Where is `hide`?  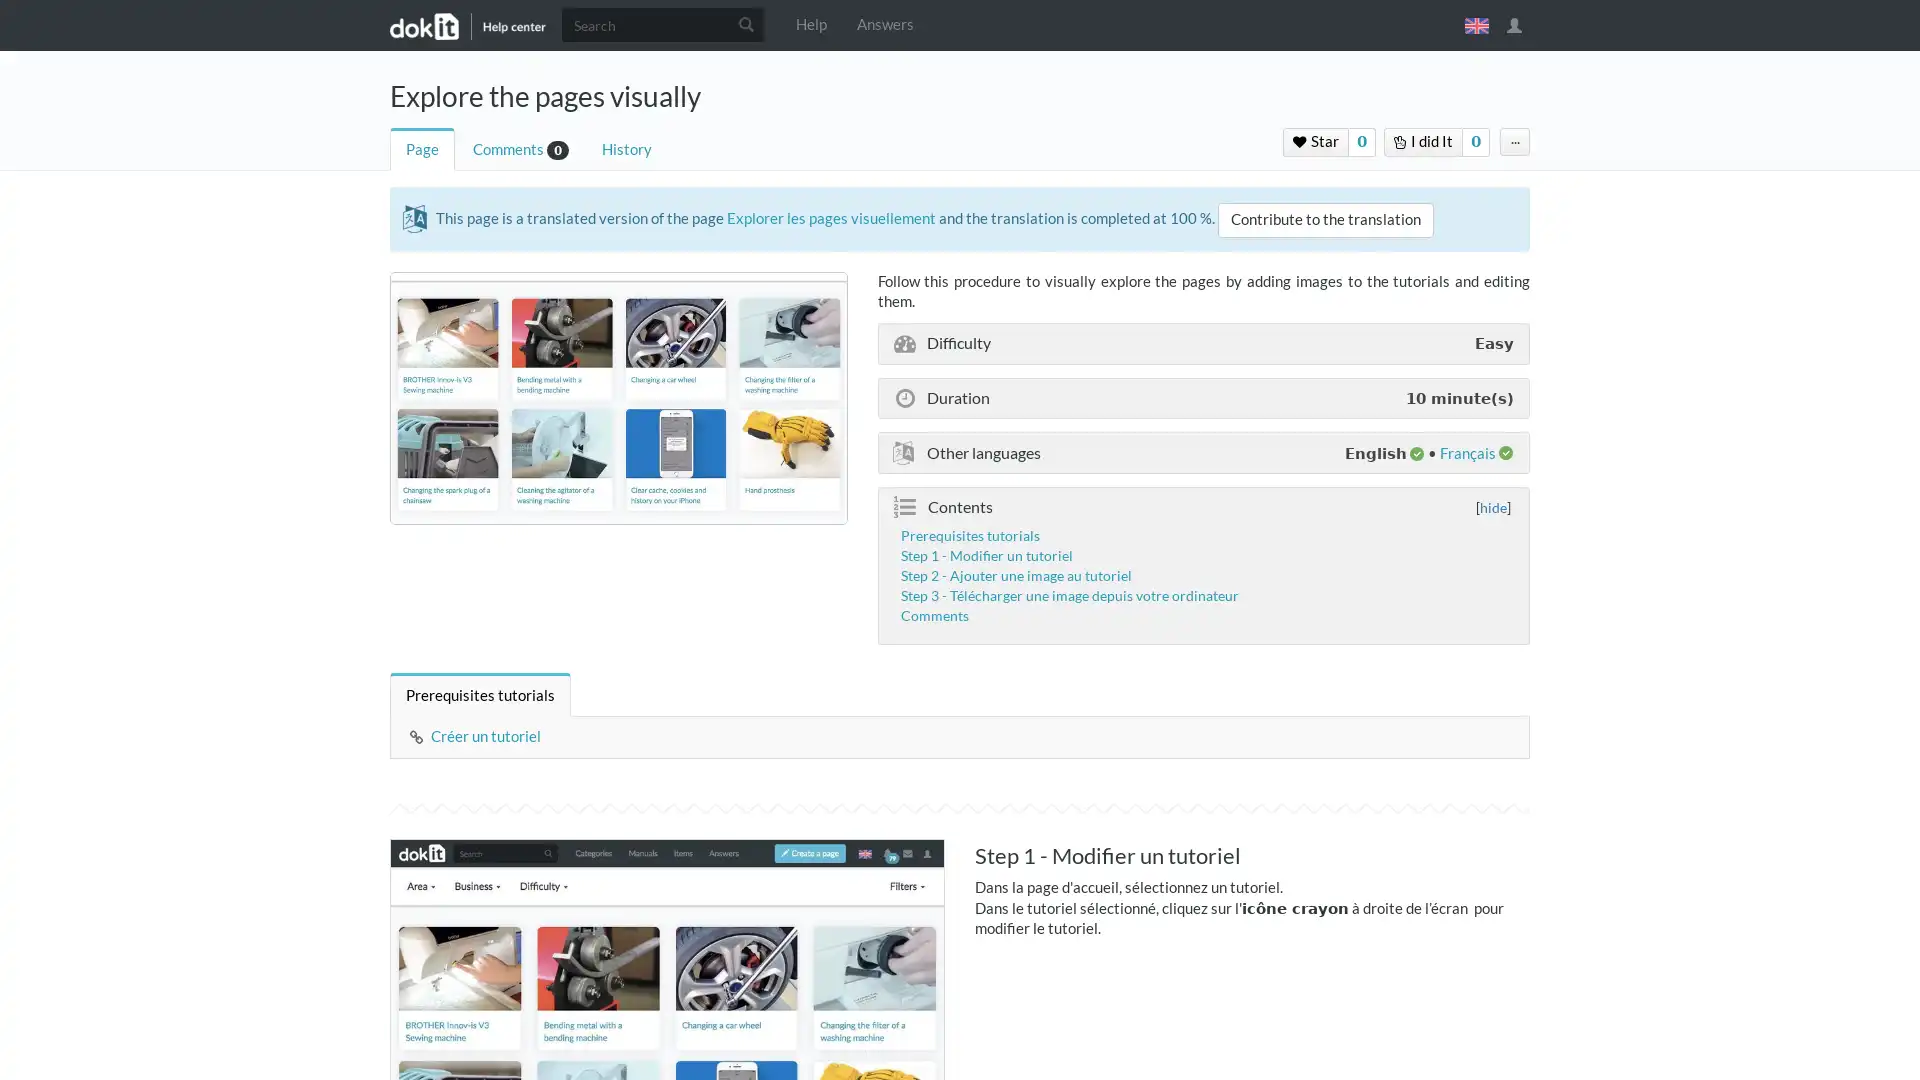
hide is located at coordinates (1493, 505).